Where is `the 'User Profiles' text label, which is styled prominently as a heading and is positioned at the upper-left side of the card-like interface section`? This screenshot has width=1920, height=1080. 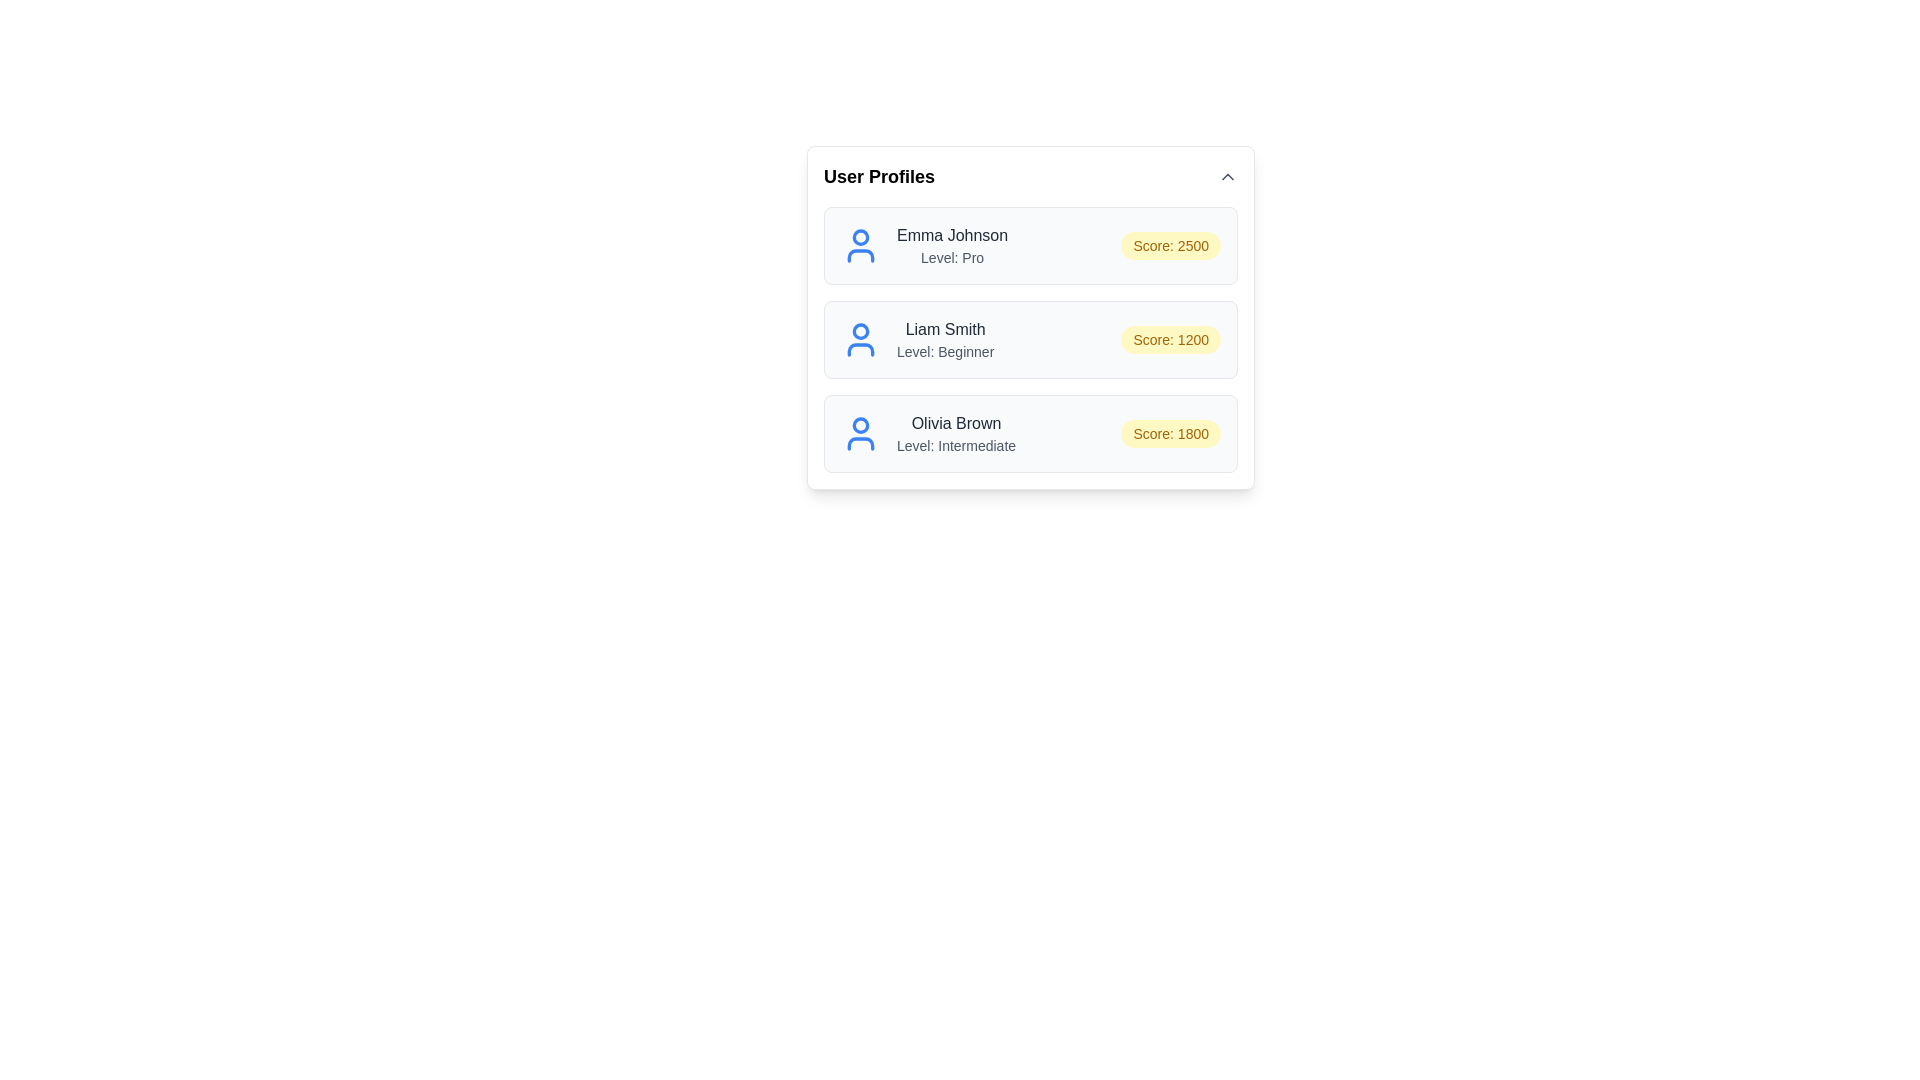 the 'User Profiles' text label, which is styled prominently as a heading and is positioned at the upper-left side of the card-like interface section is located at coordinates (879, 176).